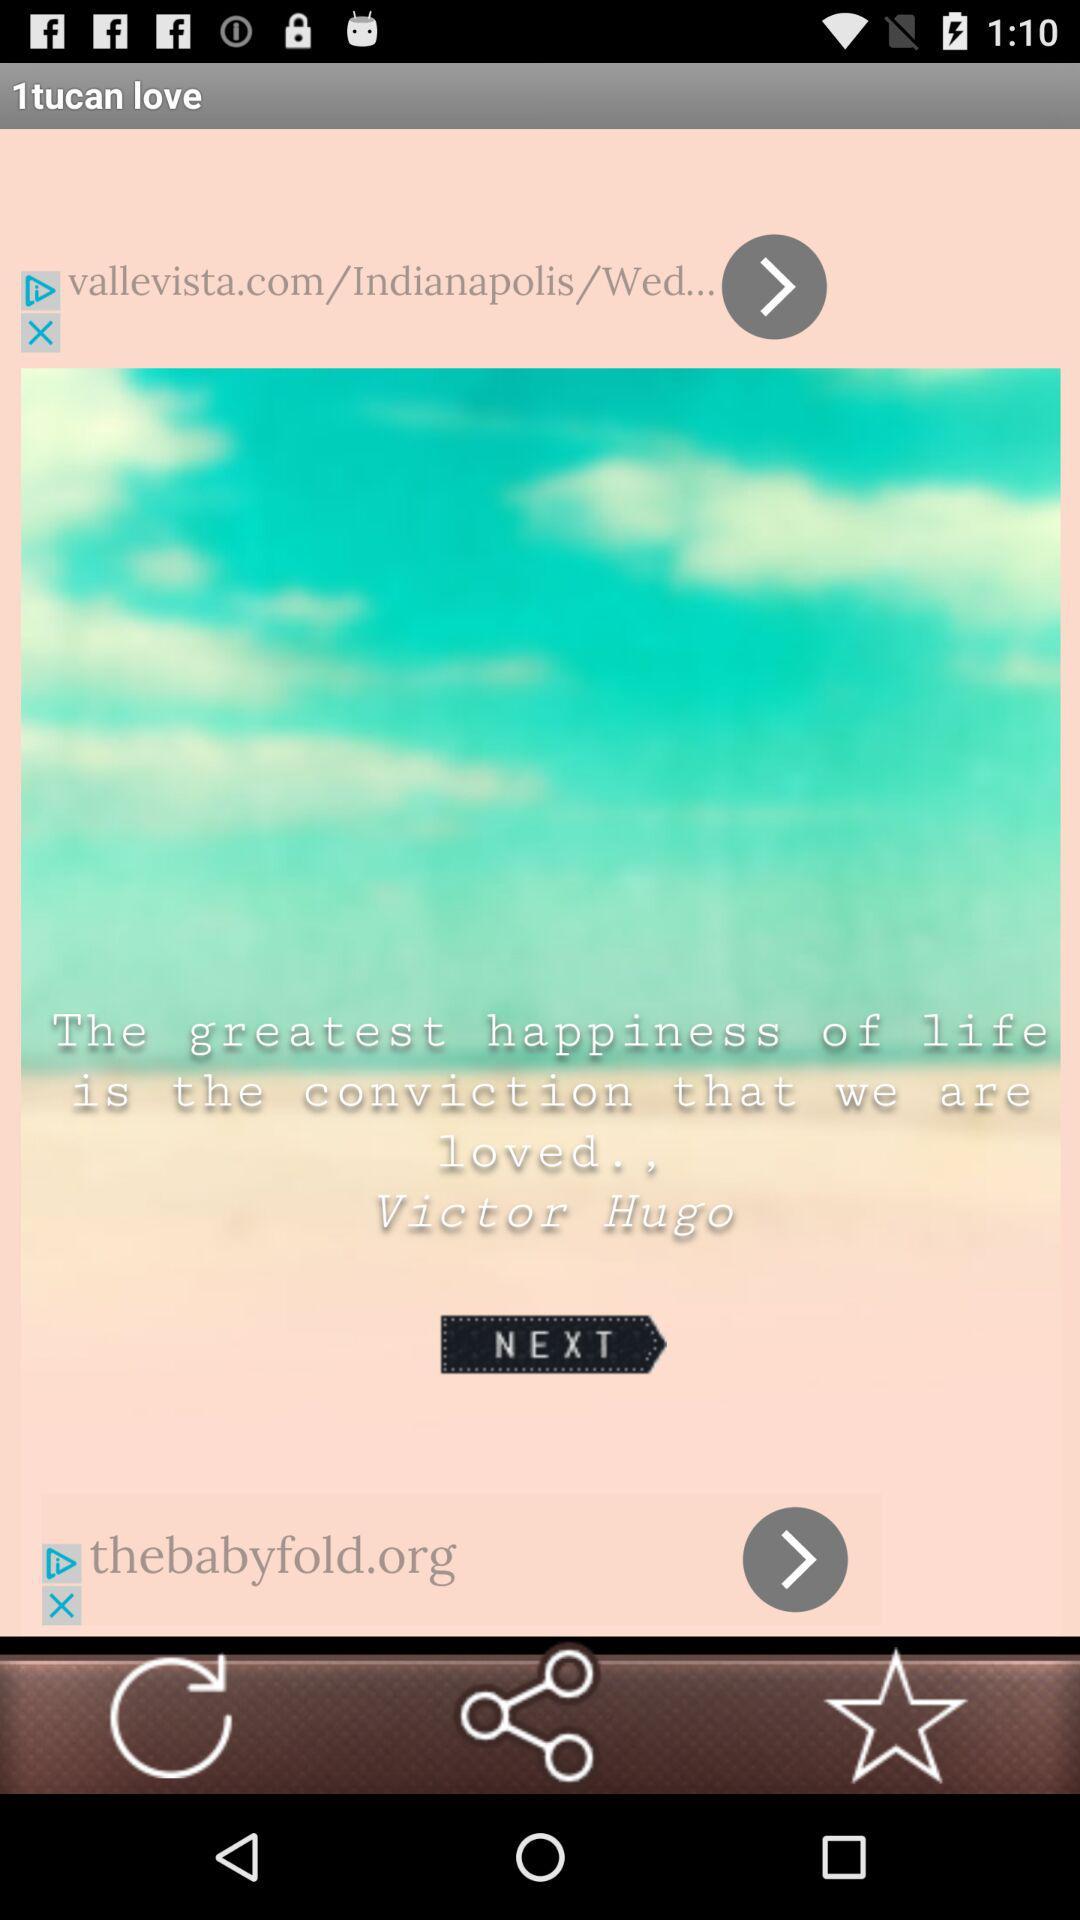 Image resolution: width=1080 pixels, height=1920 pixels. What do you see at coordinates (894, 1714) in the screenshot?
I see `quote to favorite` at bounding box center [894, 1714].